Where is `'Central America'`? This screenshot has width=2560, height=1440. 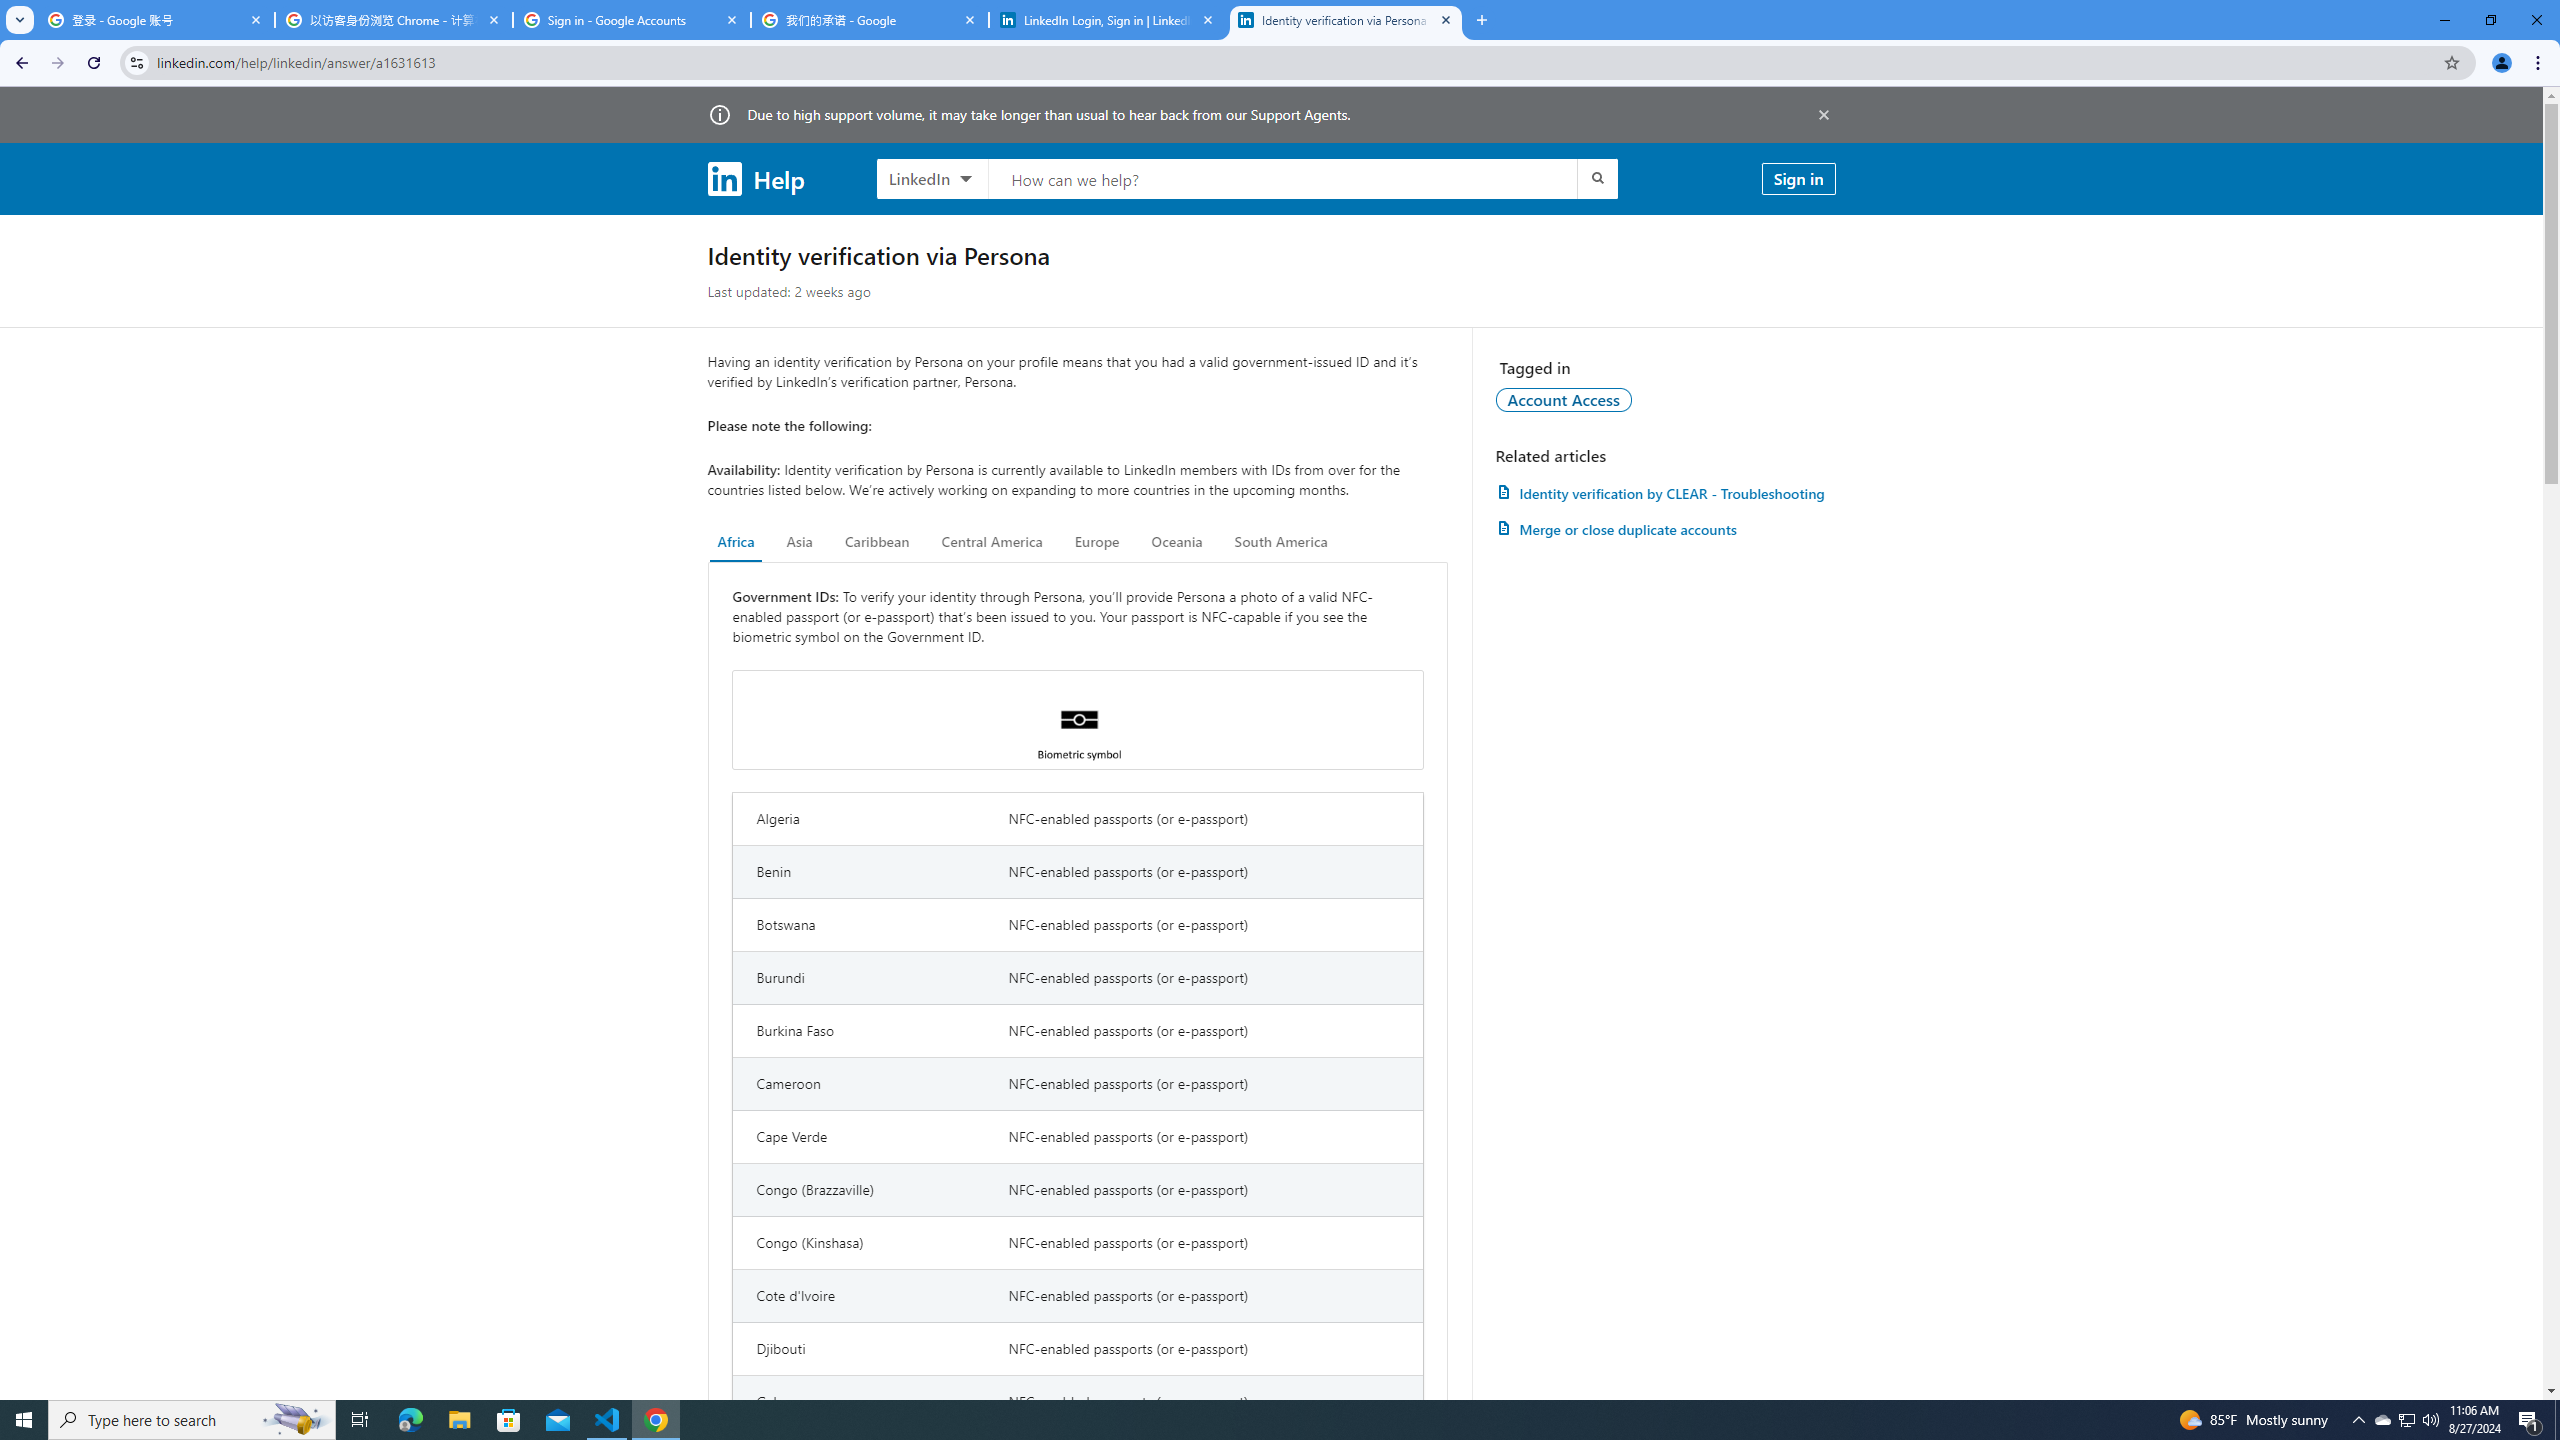
'Central America' is located at coordinates (991, 541).